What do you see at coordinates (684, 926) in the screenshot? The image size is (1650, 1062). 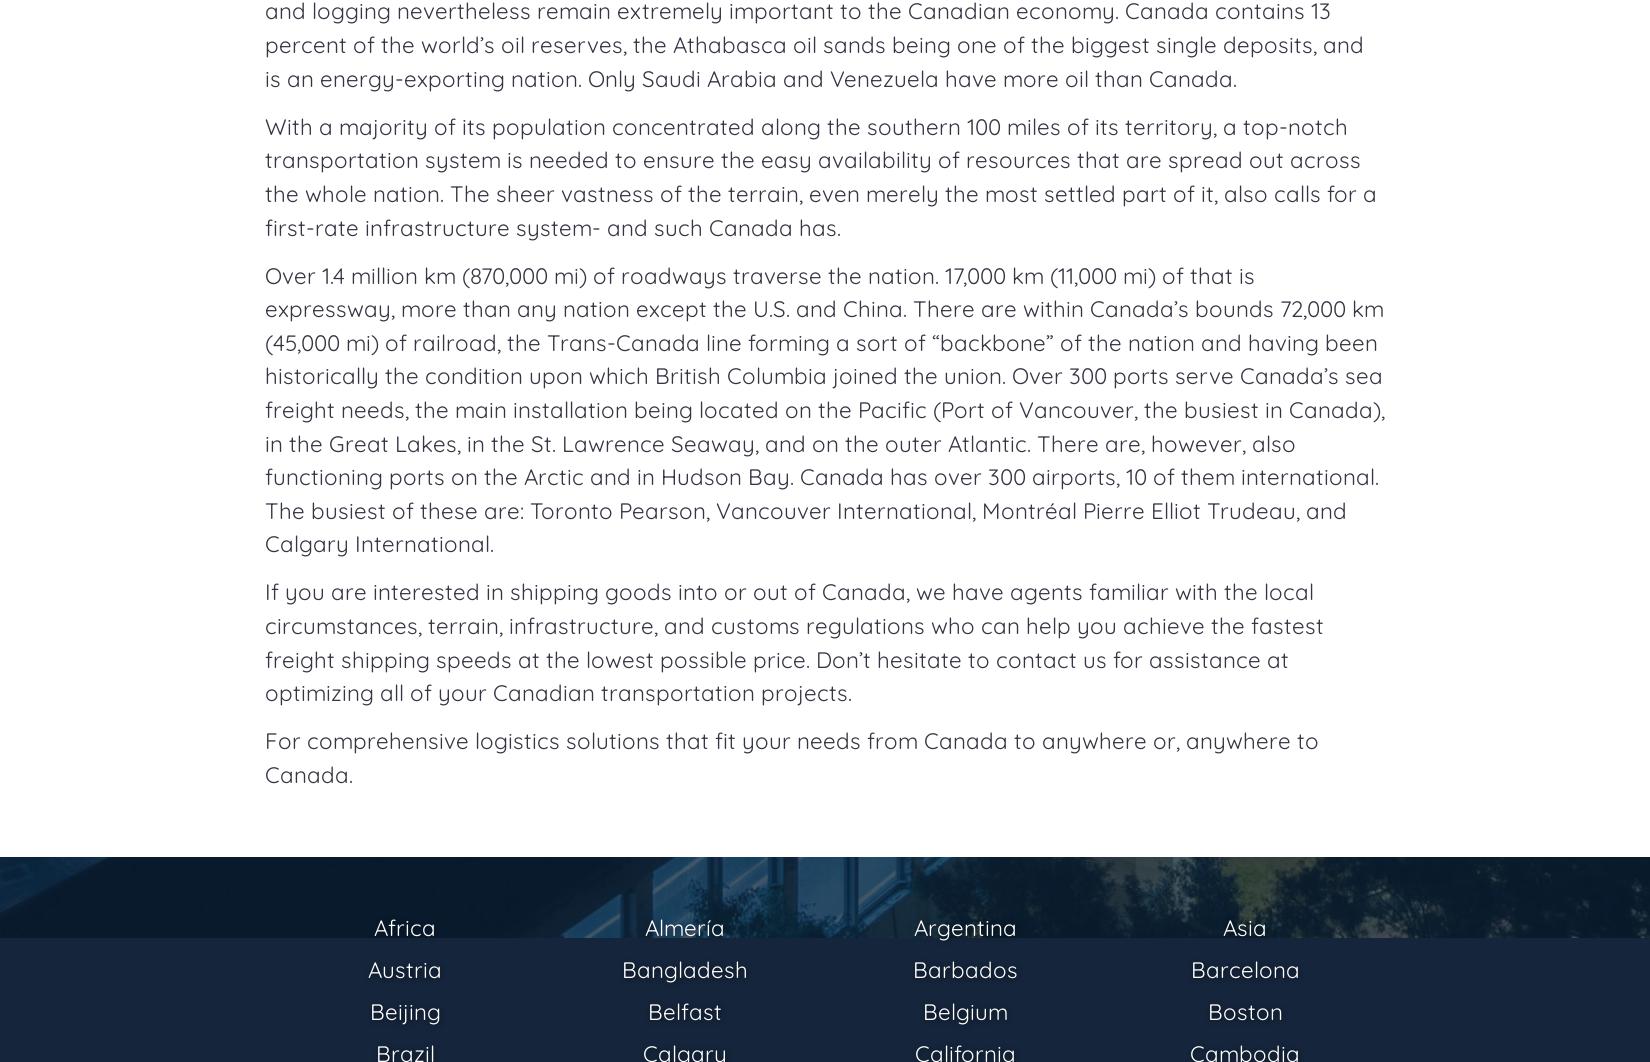 I see `'Almería'` at bounding box center [684, 926].